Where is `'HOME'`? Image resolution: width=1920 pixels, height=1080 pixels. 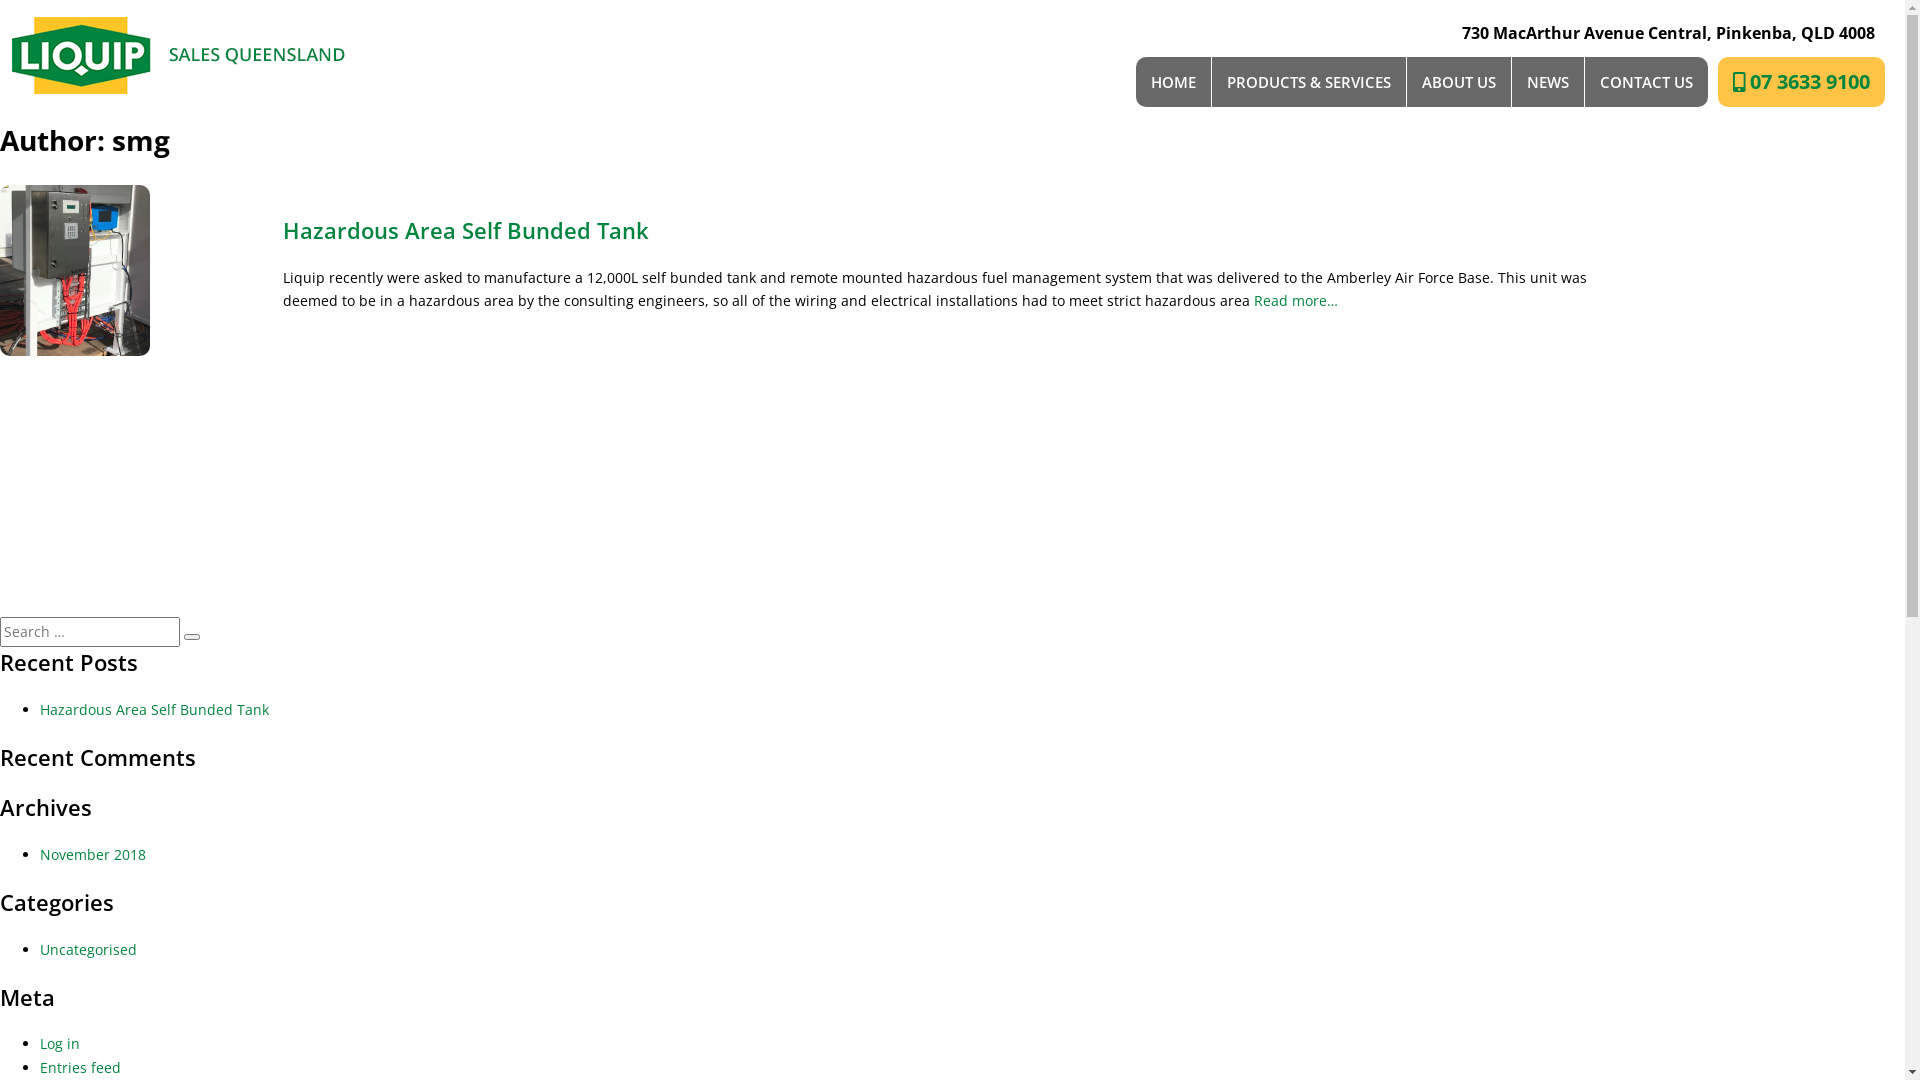
'HOME' is located at coordinates (1174, 80).